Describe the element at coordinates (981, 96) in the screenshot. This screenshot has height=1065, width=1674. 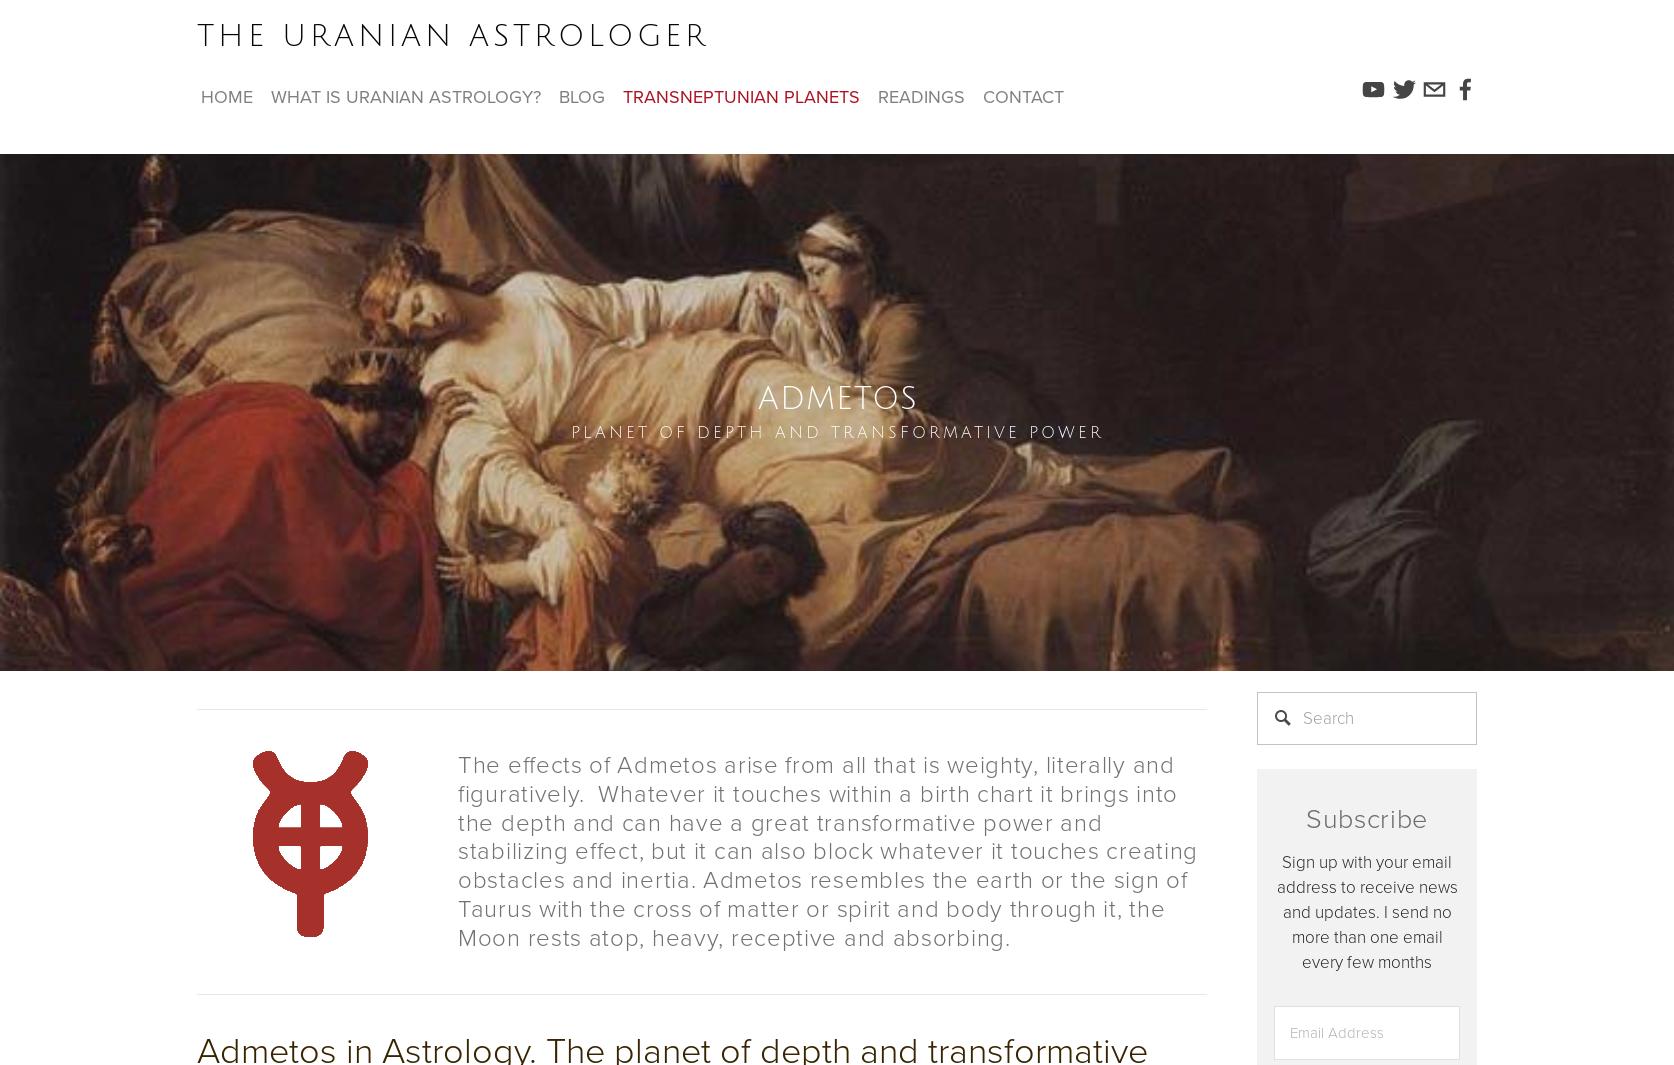
I see `'contact'` at that location.